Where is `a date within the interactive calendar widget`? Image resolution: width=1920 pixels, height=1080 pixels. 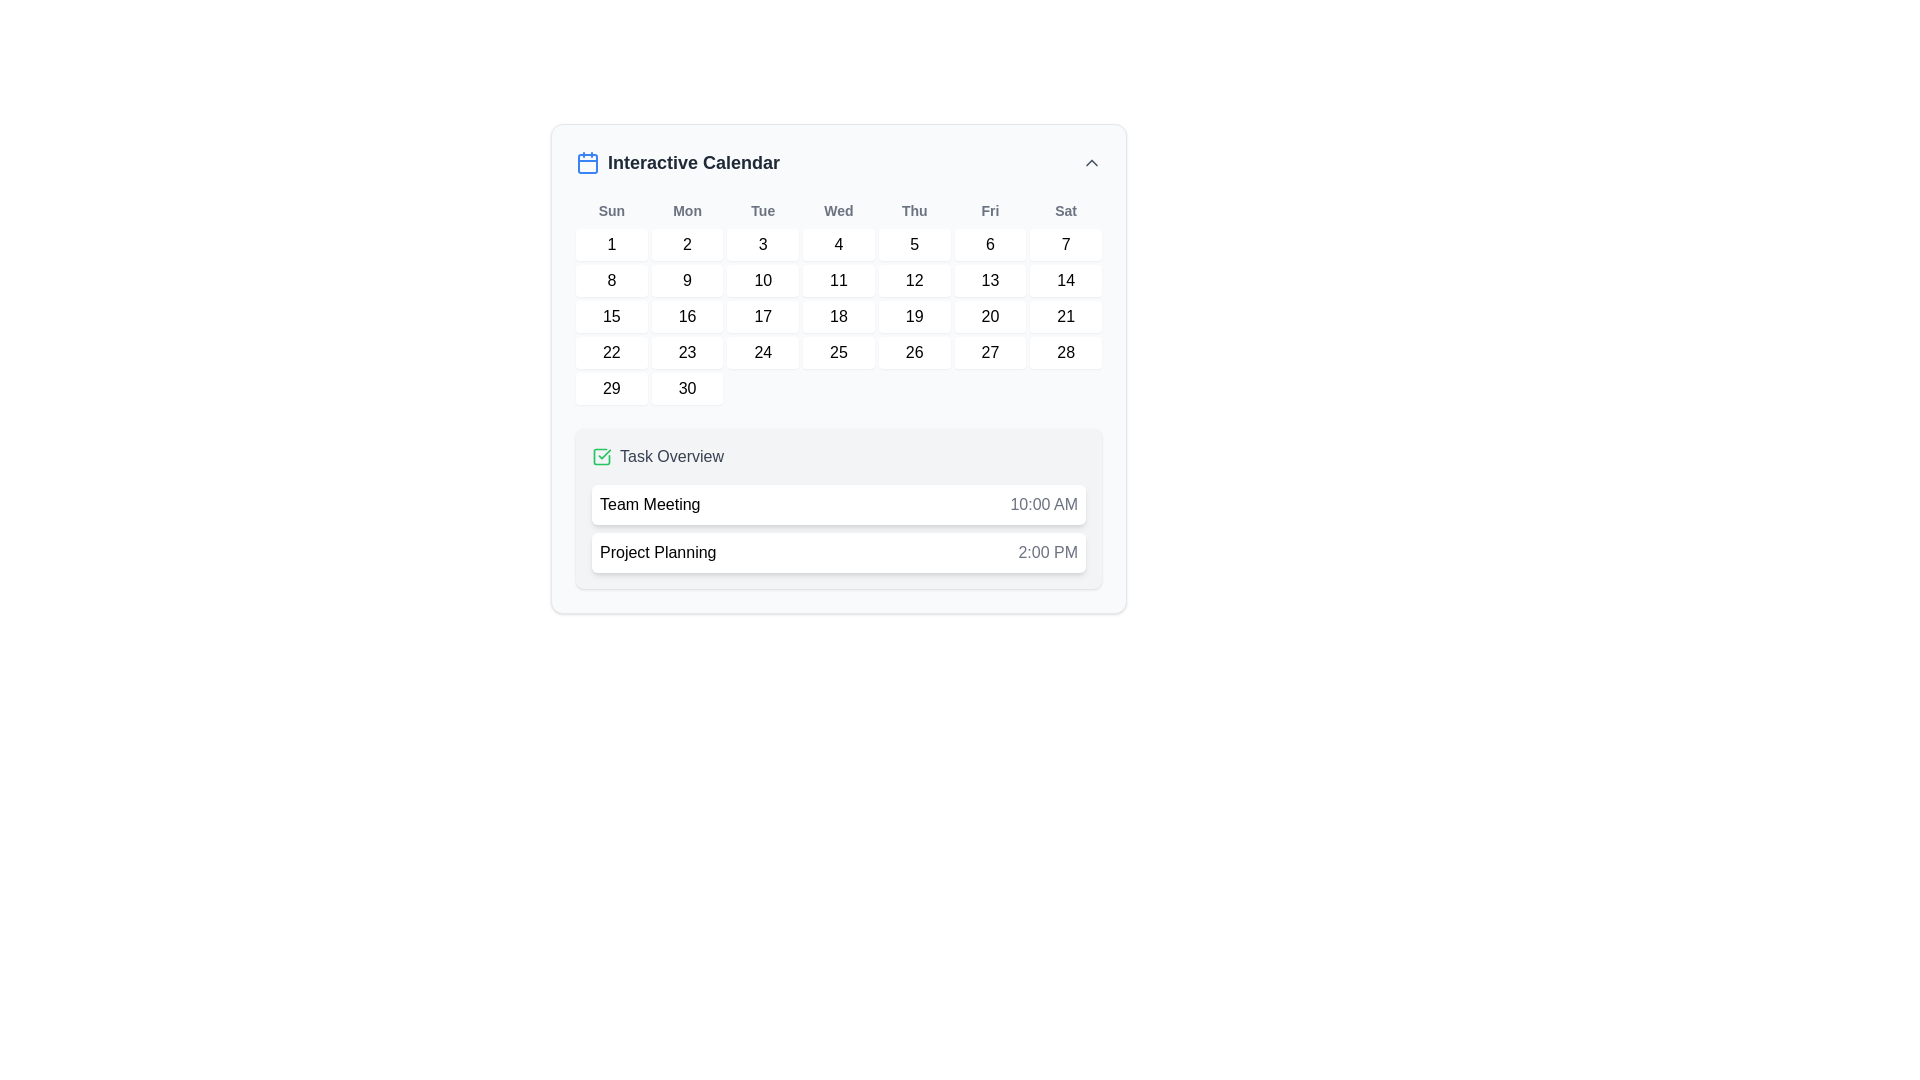 a date within the interactive calendar widget is located at coordinates (839, 369).